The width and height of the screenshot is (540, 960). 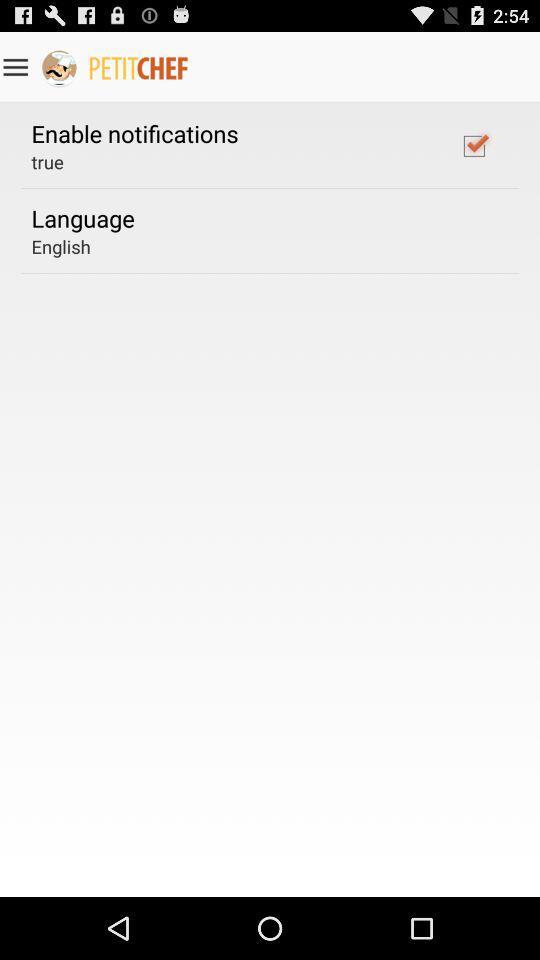 What do you see at coordinates (61, 245) in the screenshot?
I see `english` at bounding box center [61, 245].